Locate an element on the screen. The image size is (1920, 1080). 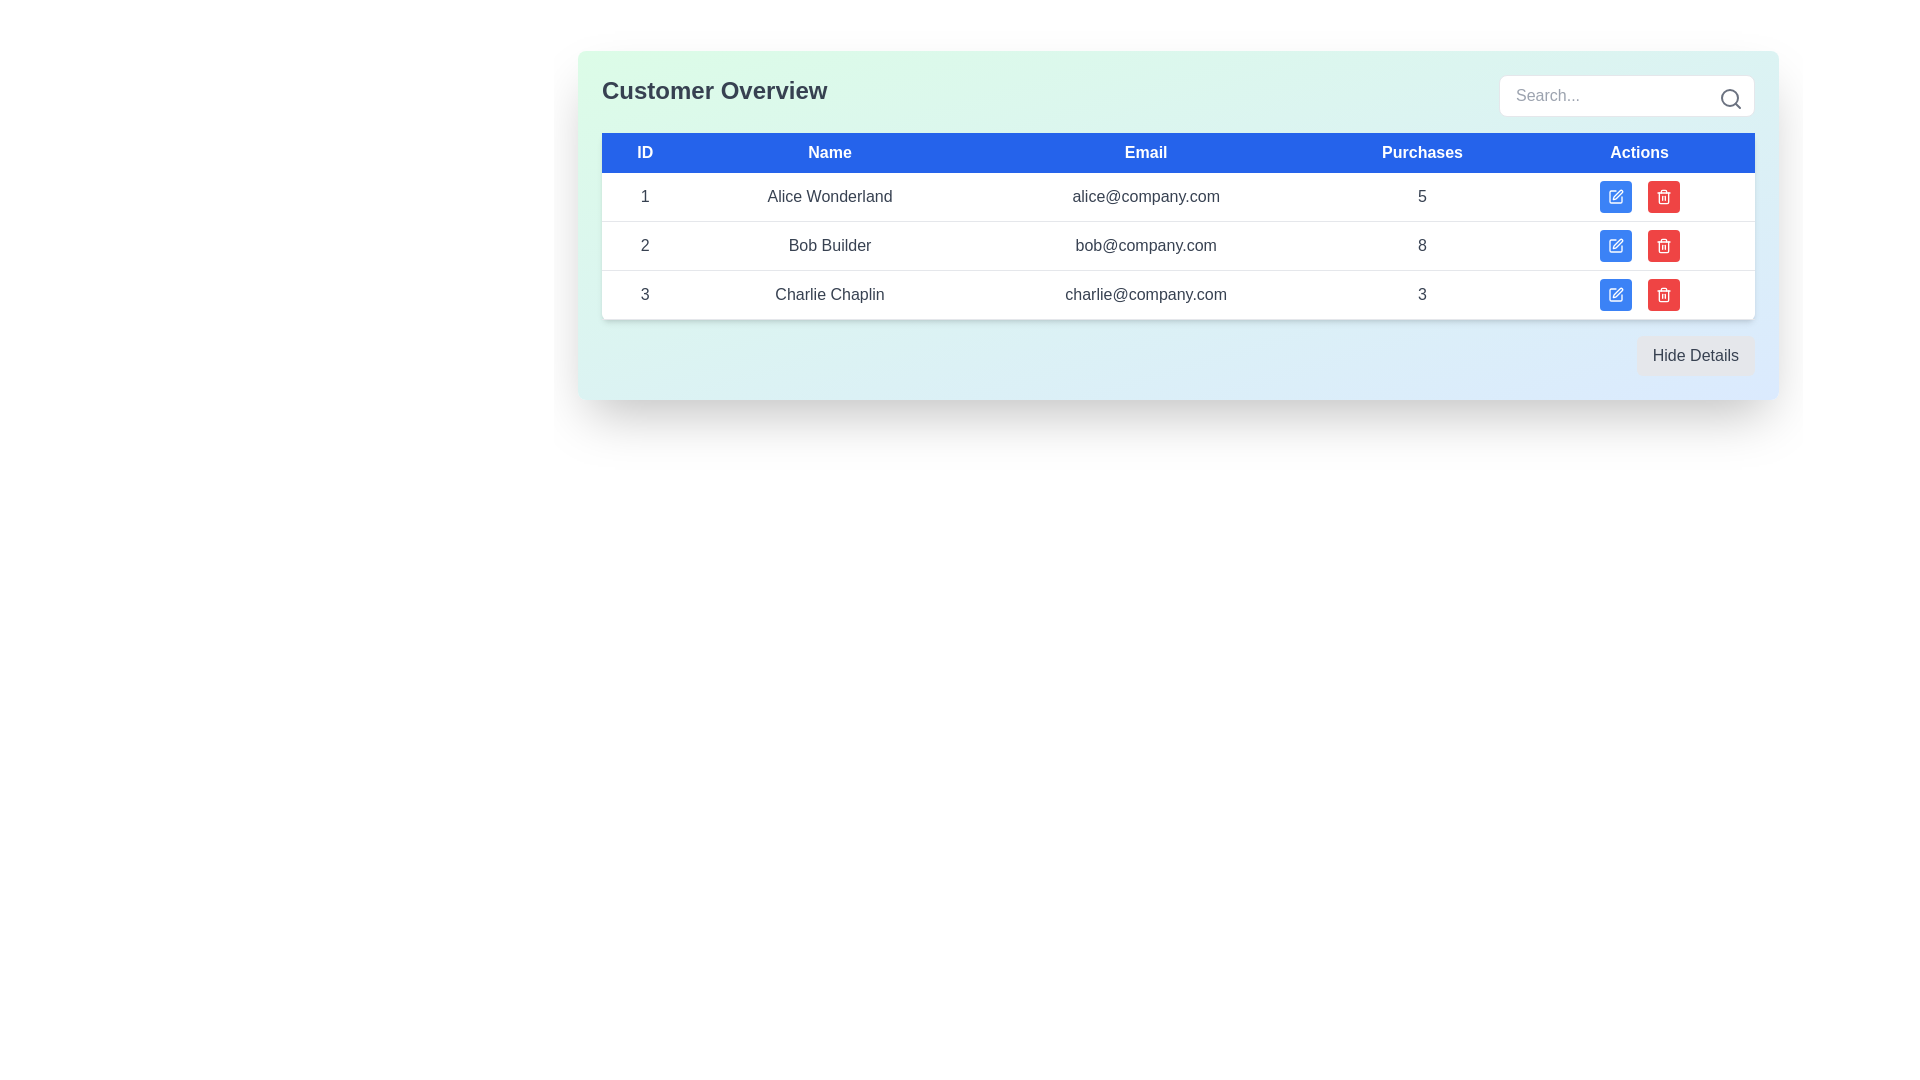
the edit icon in the 'Actions' column of the table for the entry corresponding to 'Charlie Chaplin' to initiate editing is located at coordinates (1615, 294).